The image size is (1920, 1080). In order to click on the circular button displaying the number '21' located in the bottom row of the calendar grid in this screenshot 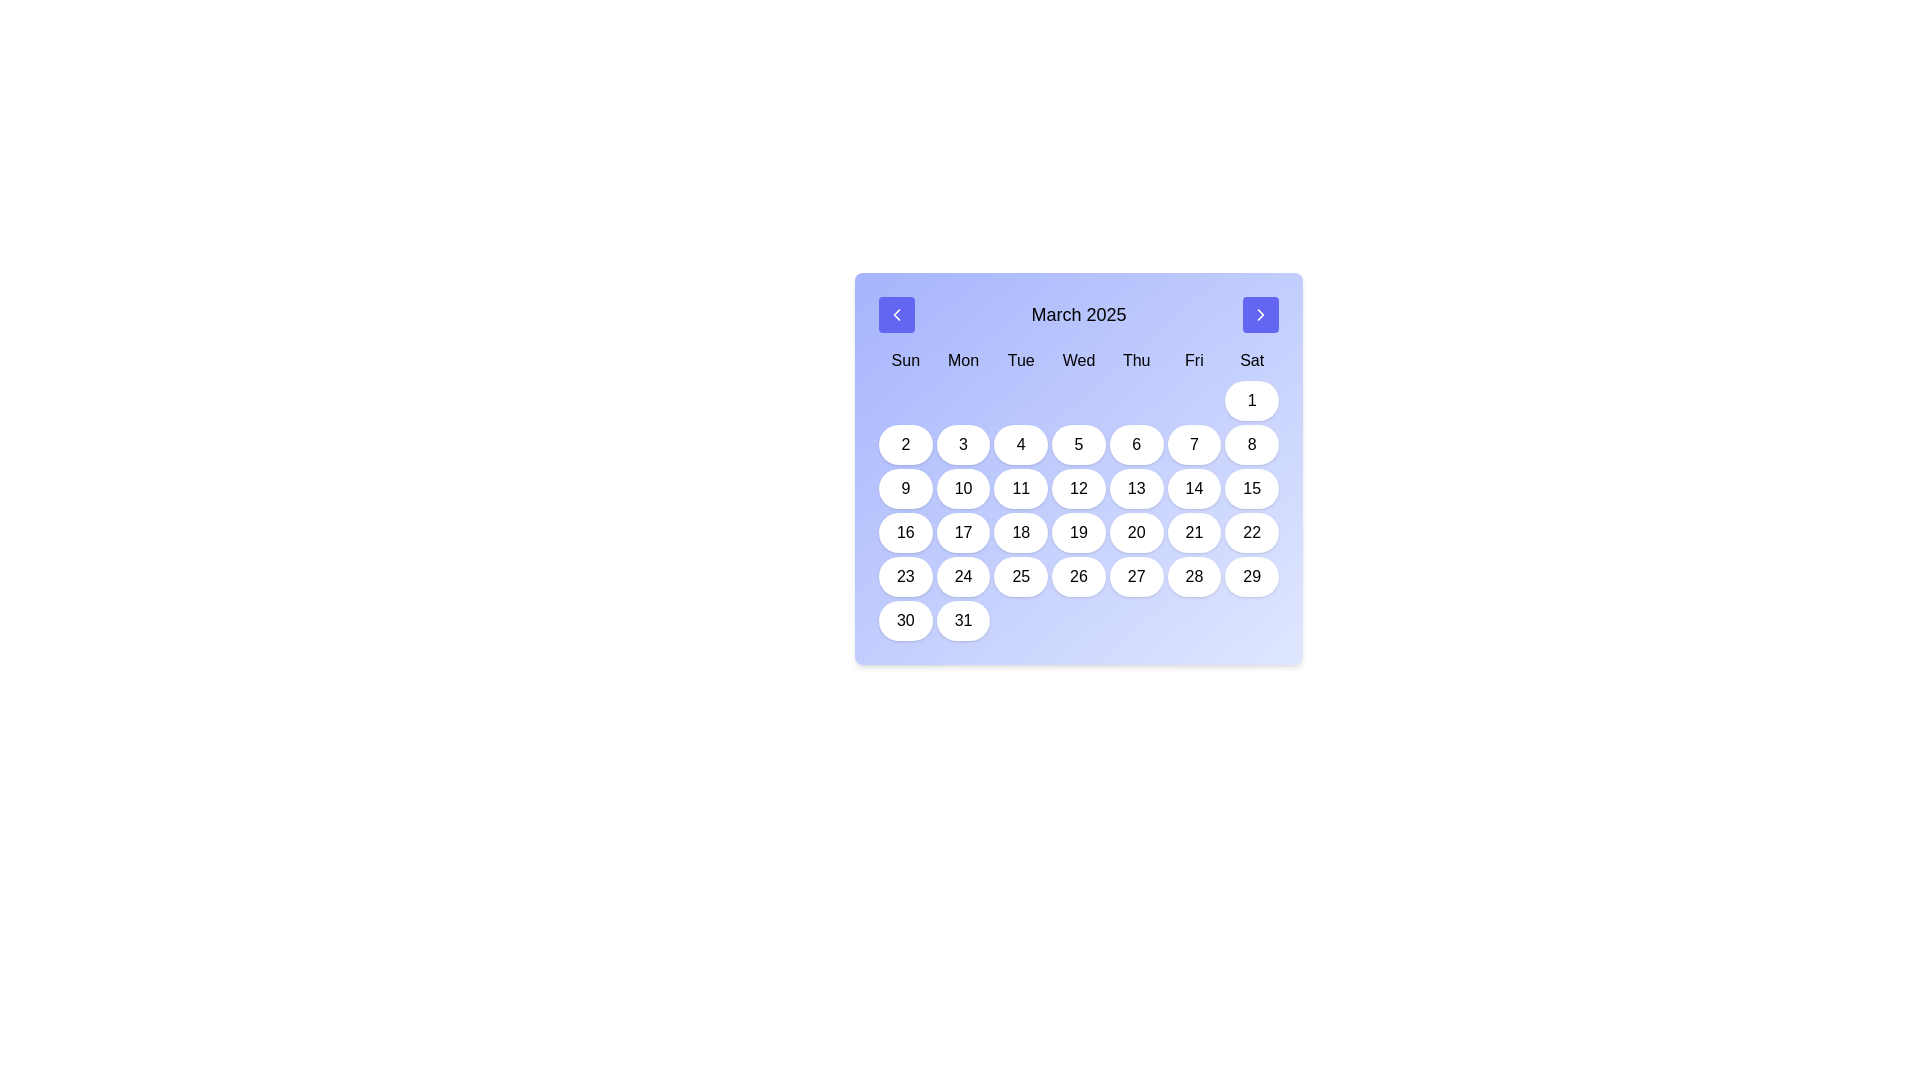, I will do `click(1194, 531)`.